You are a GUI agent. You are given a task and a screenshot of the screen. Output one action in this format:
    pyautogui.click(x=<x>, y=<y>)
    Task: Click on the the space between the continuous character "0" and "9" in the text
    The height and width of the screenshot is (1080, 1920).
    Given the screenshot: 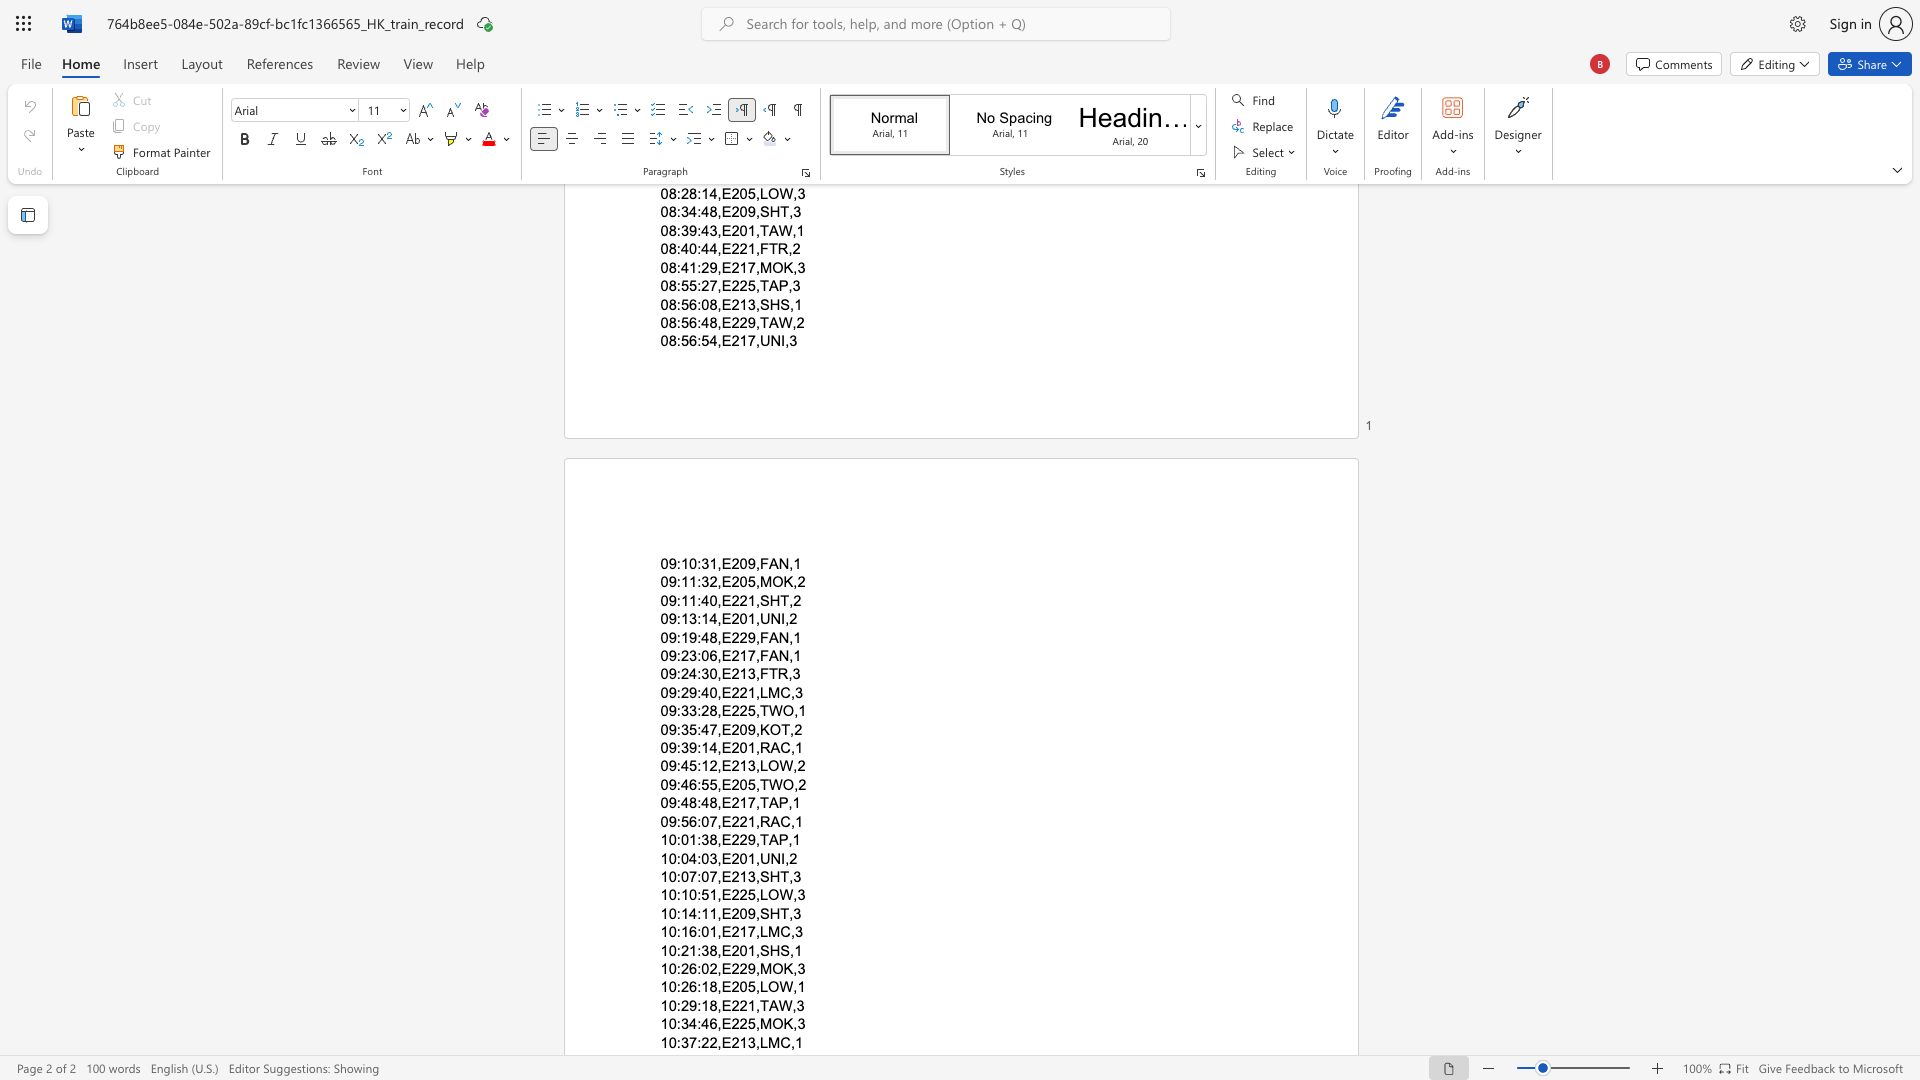 What is the action you would take?
    pyautogui.click(x=746, y=913)
    